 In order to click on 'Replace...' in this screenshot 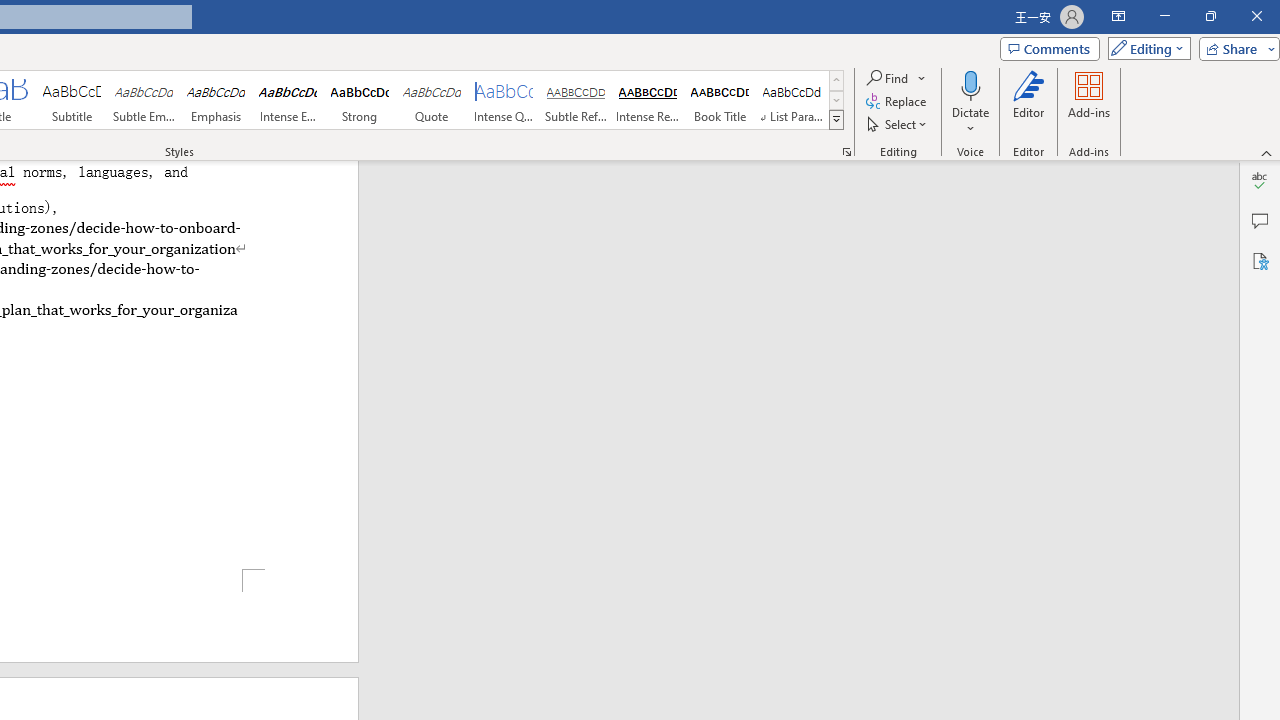, I will do `click(896, 101)`.